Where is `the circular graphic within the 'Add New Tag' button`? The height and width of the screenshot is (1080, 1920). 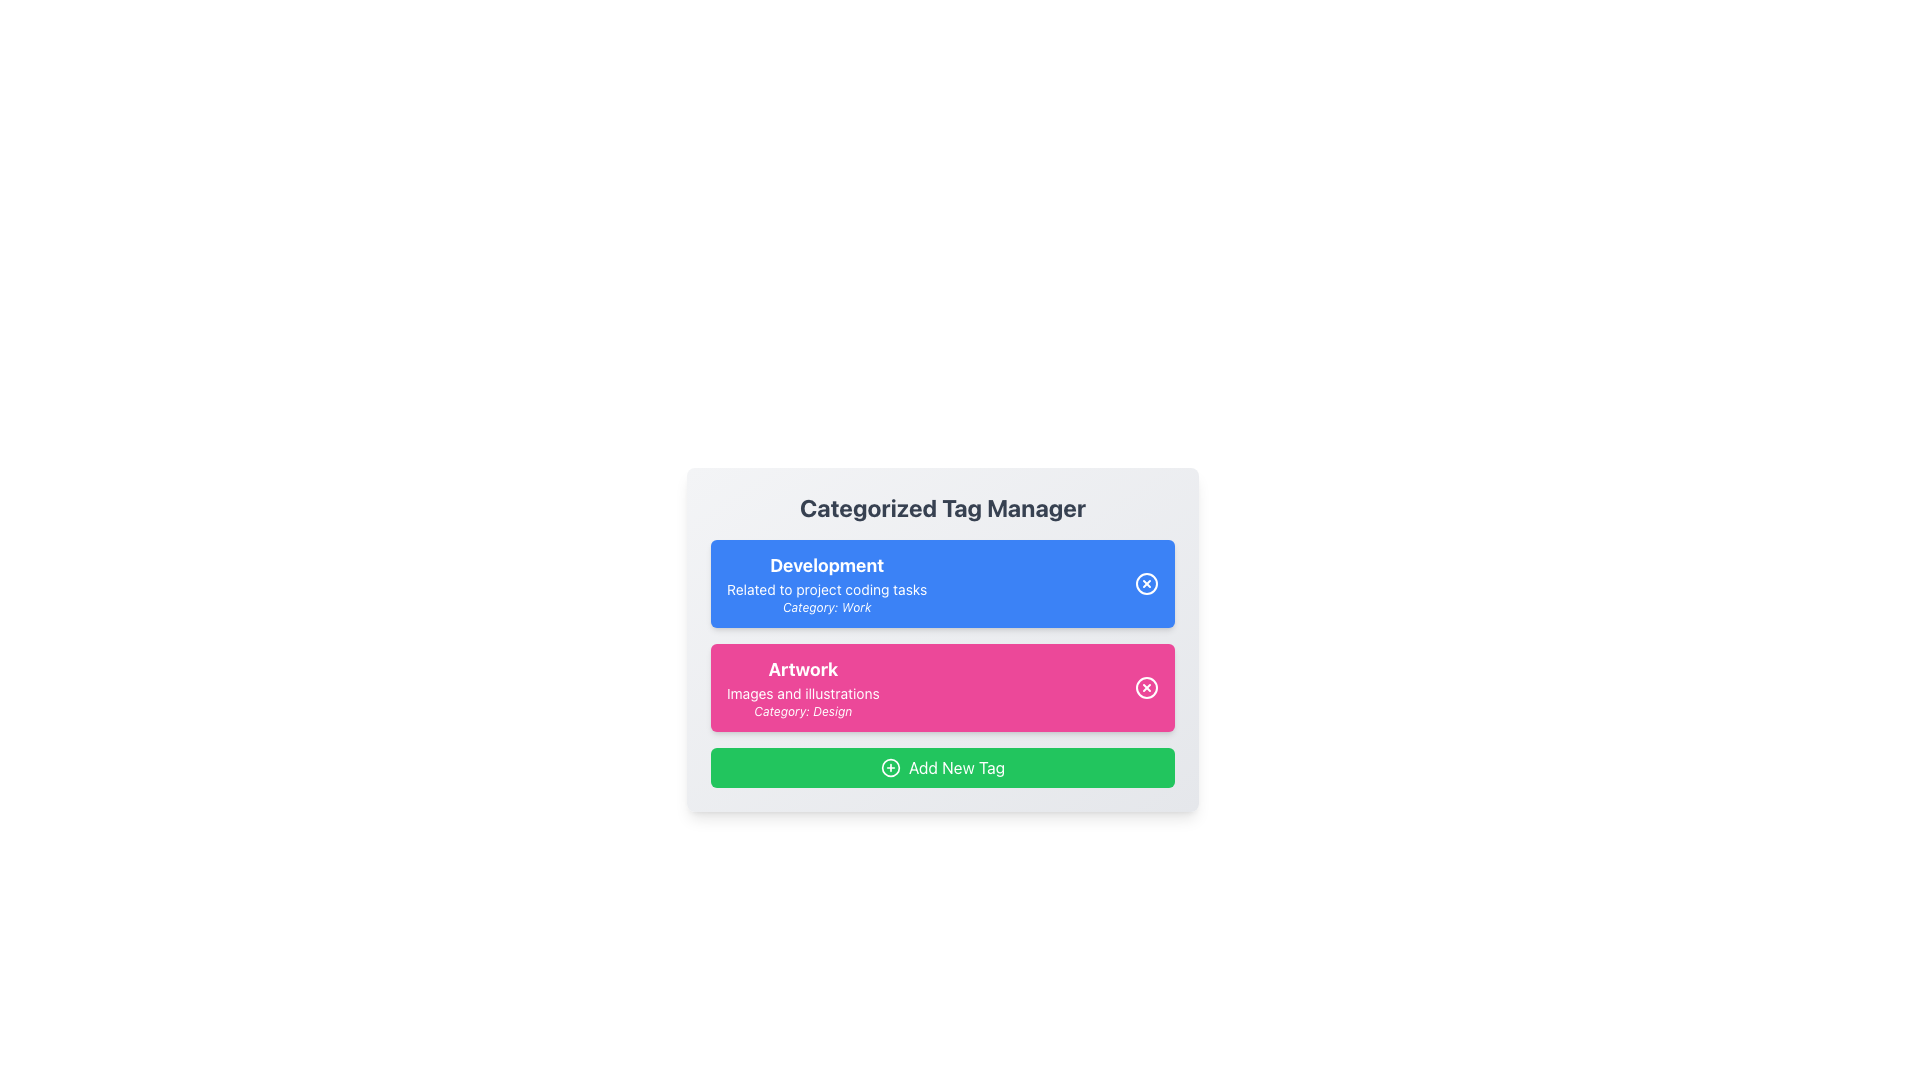
the circular graphic within the 'Add New Tag' button is located at coordinates (890, 766).